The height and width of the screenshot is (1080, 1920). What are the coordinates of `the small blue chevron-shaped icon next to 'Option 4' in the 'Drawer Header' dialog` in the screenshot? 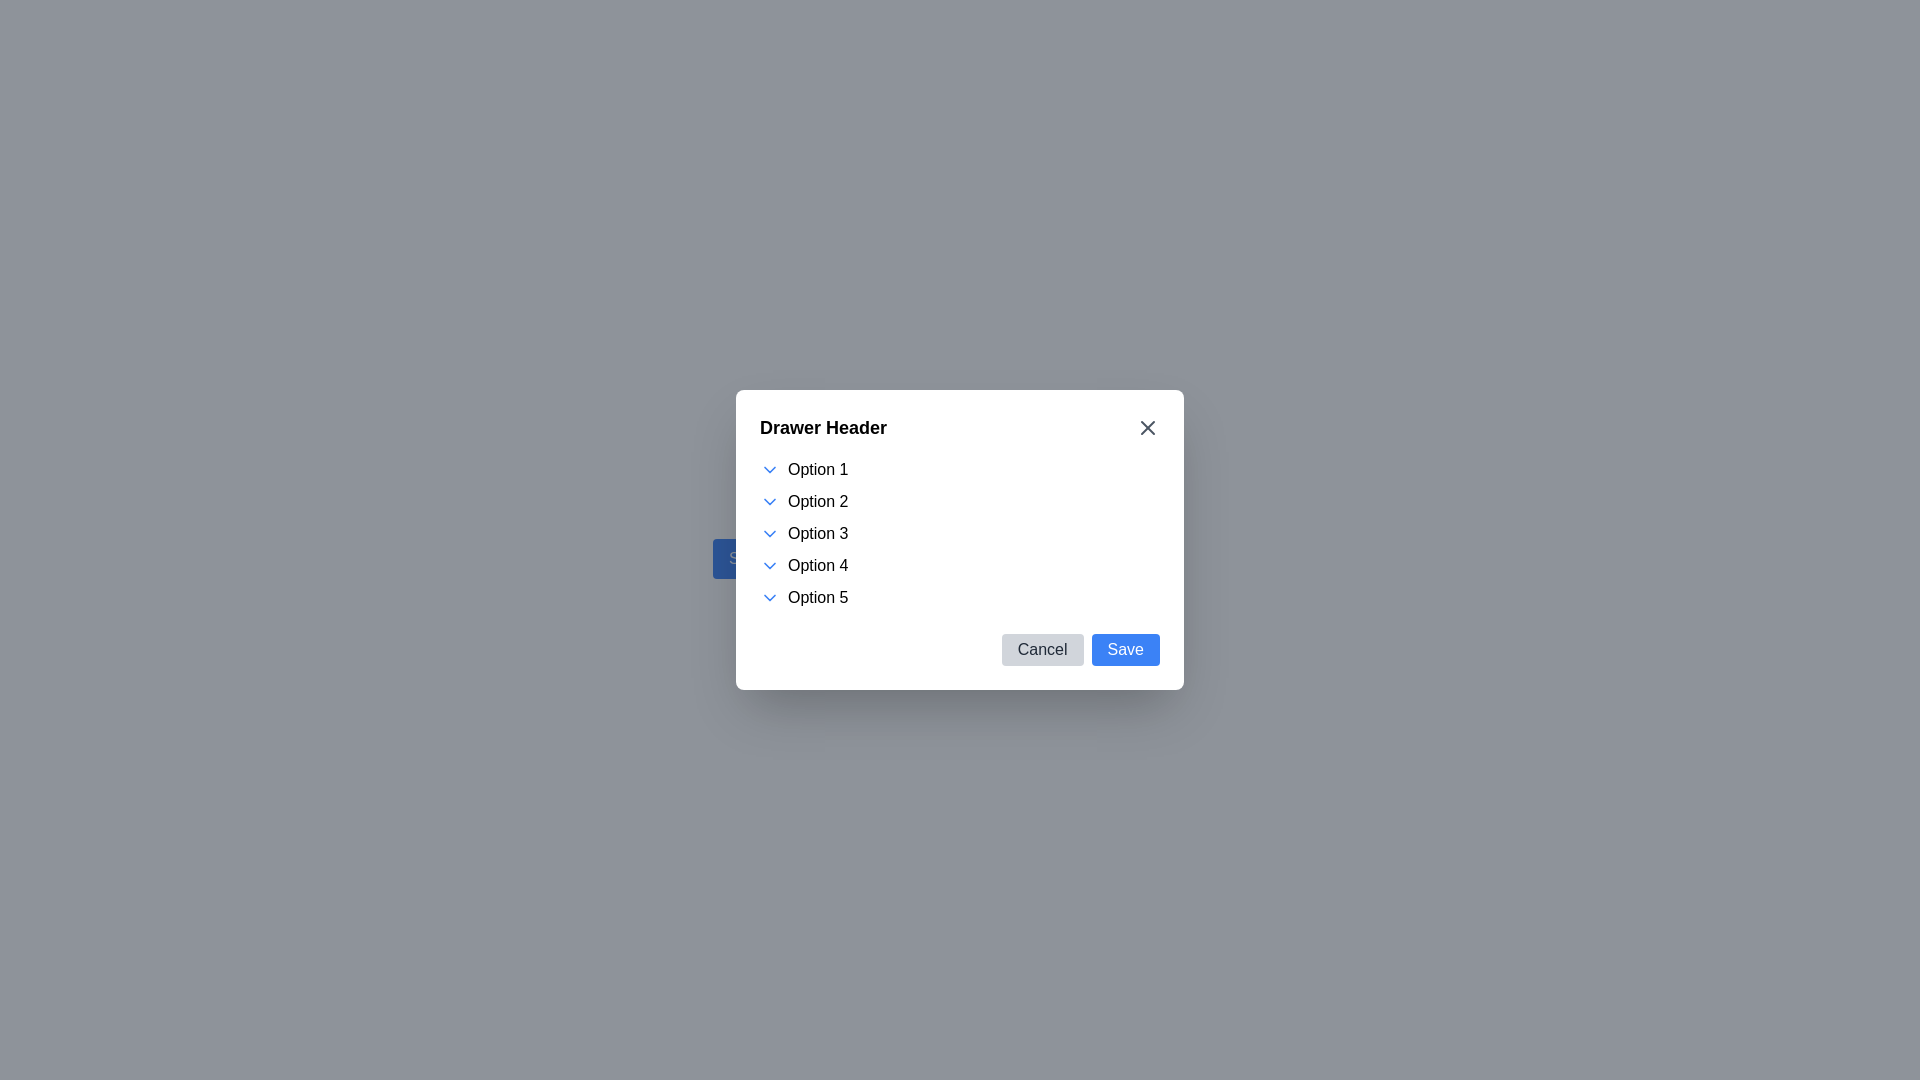 It's located at (768, 566).